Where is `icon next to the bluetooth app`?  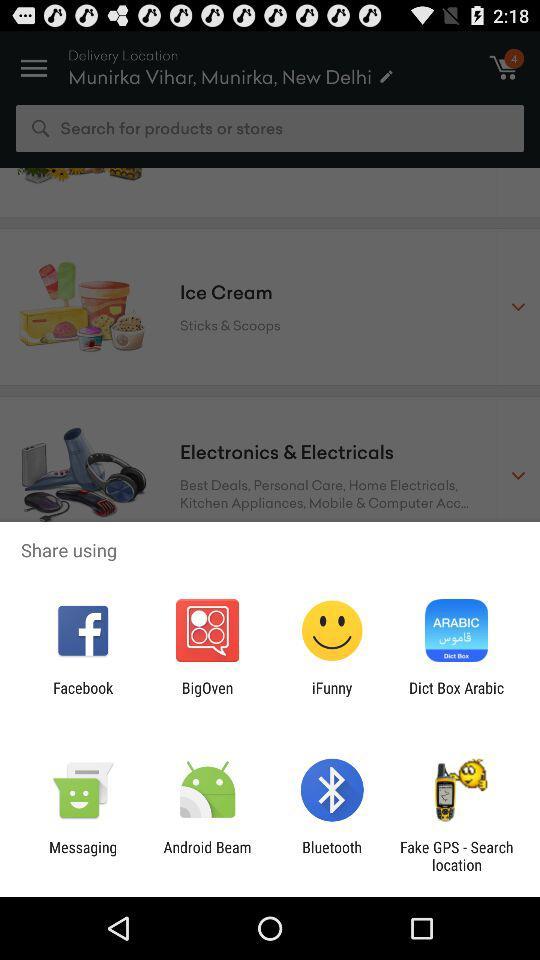 icon next to the bluetooth app is located at coordinates (206, 855).